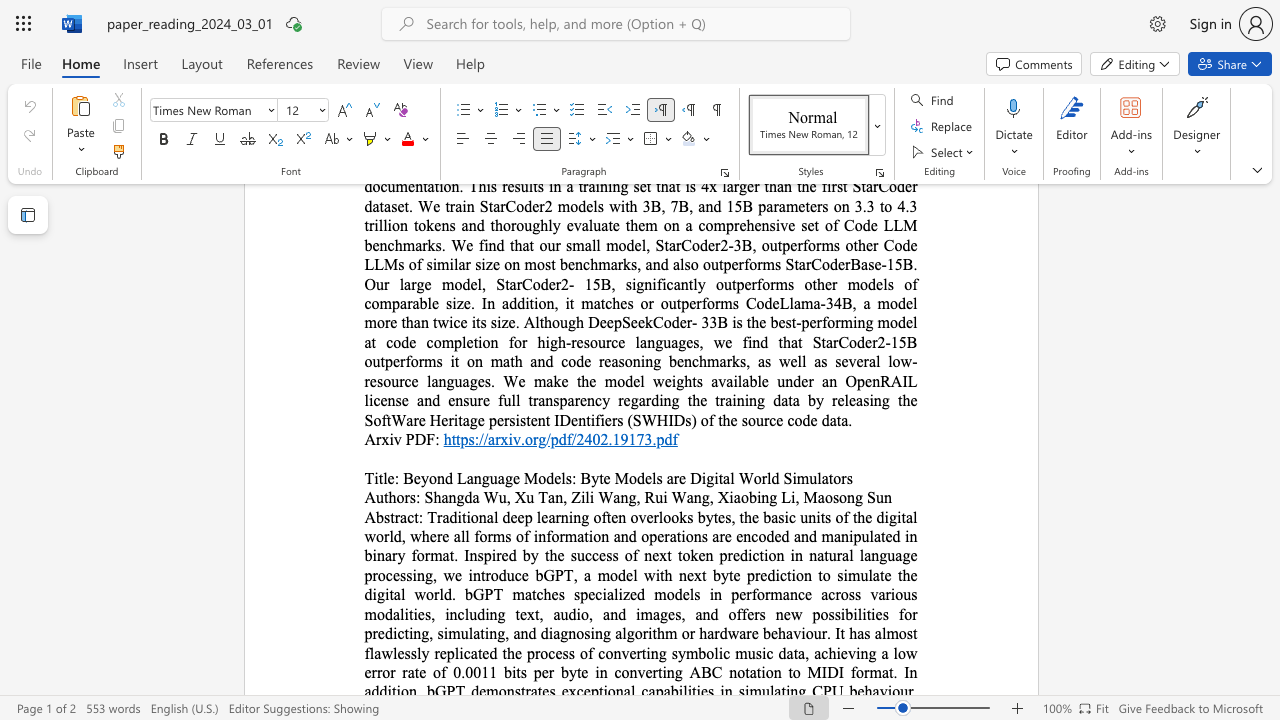  I want to click on the subset text "han" within the text "Shangda Wu,", so click(432, 496).